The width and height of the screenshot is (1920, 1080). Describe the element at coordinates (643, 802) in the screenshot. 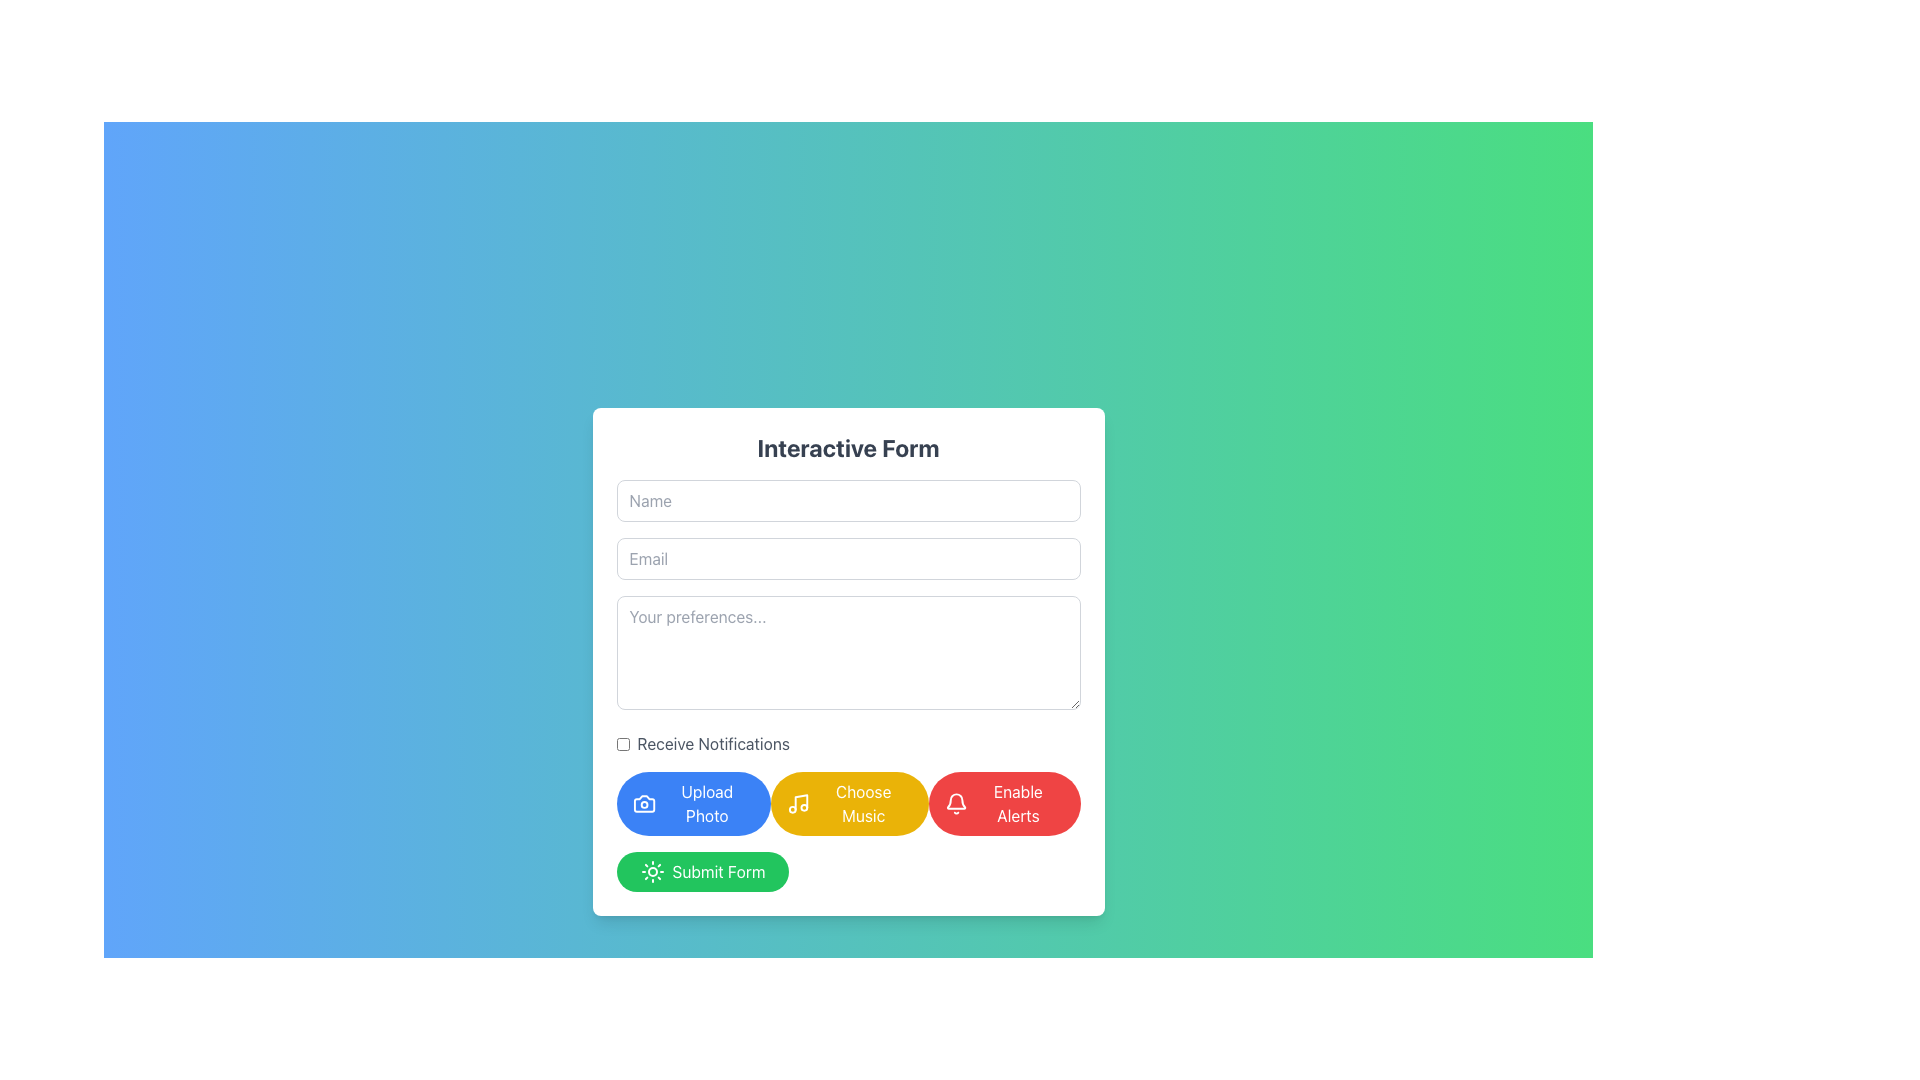

I see `the photo upload icon located inside the 'Upload Photo' button, which is the first button in a row of four at the bottom left of the form` at that location.